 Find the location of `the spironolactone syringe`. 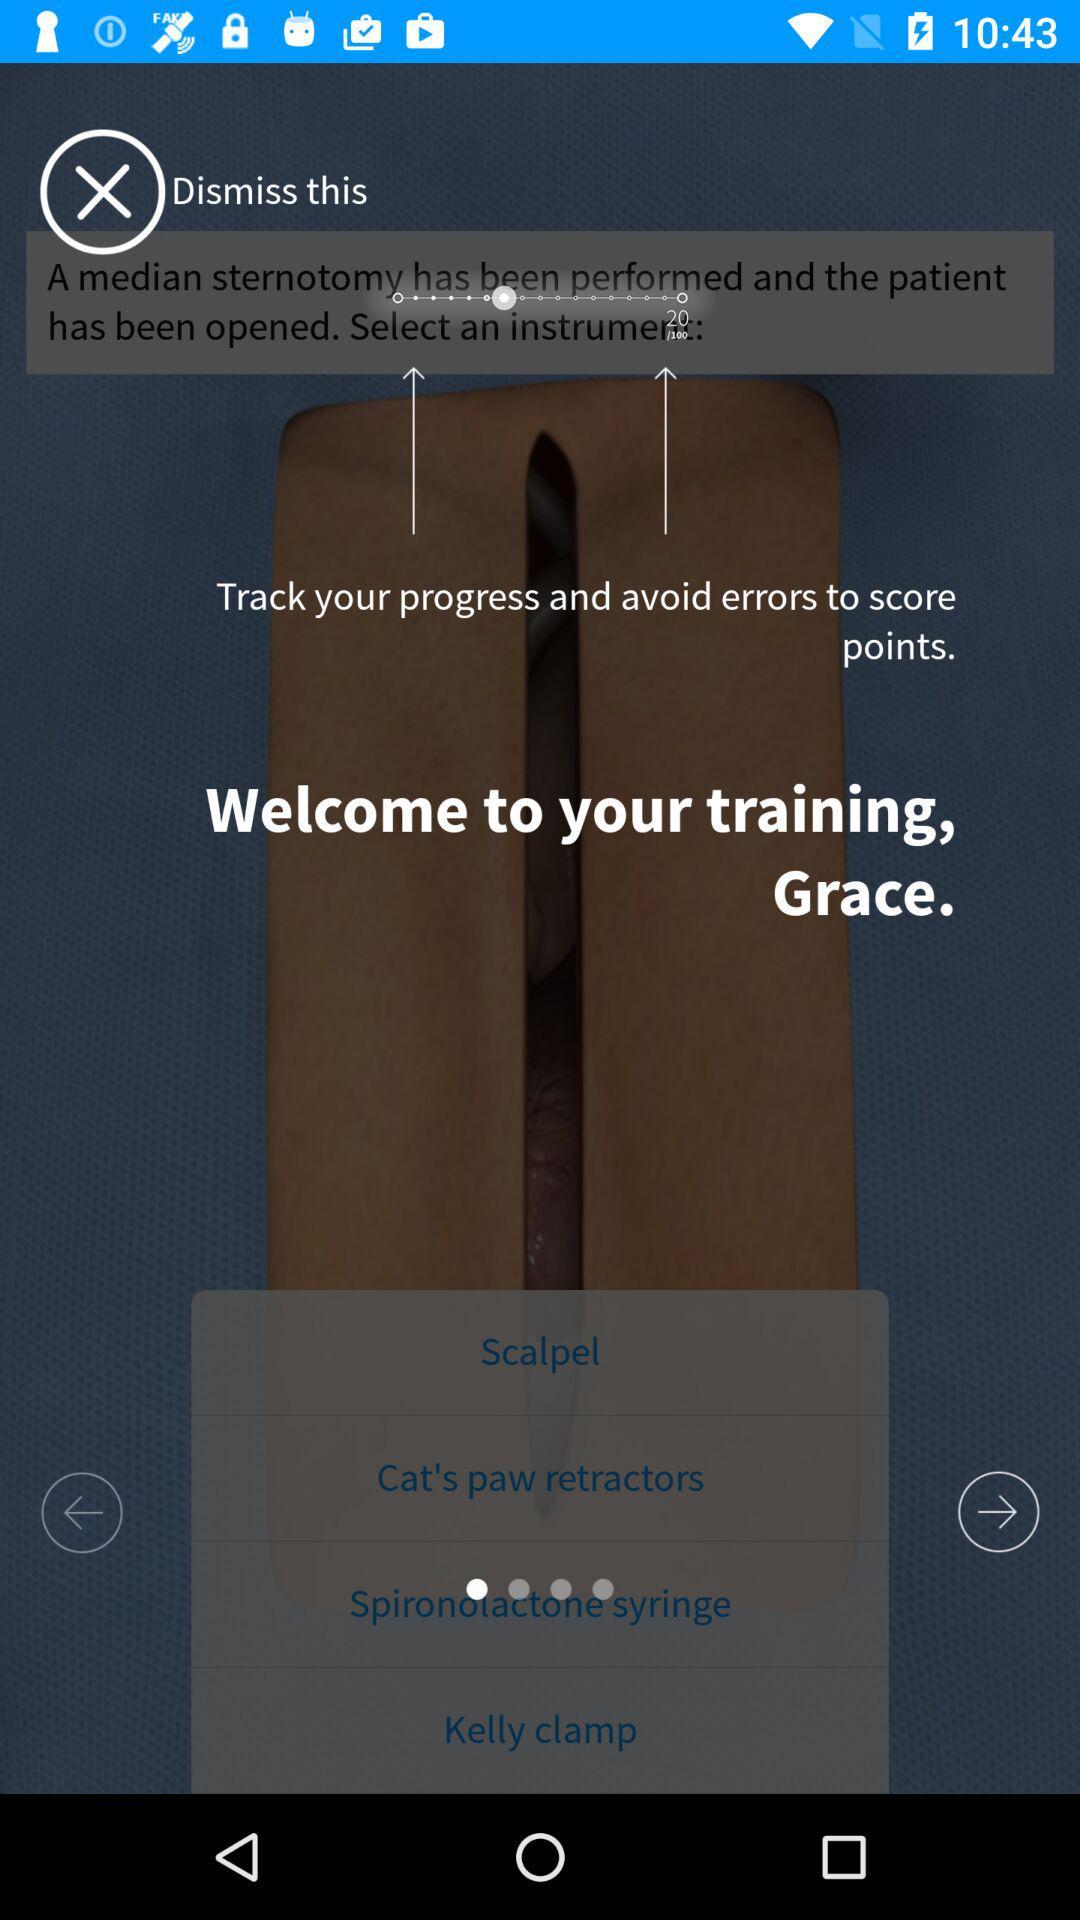

the spironolactone syringe is located at coordinates (540, 1604).